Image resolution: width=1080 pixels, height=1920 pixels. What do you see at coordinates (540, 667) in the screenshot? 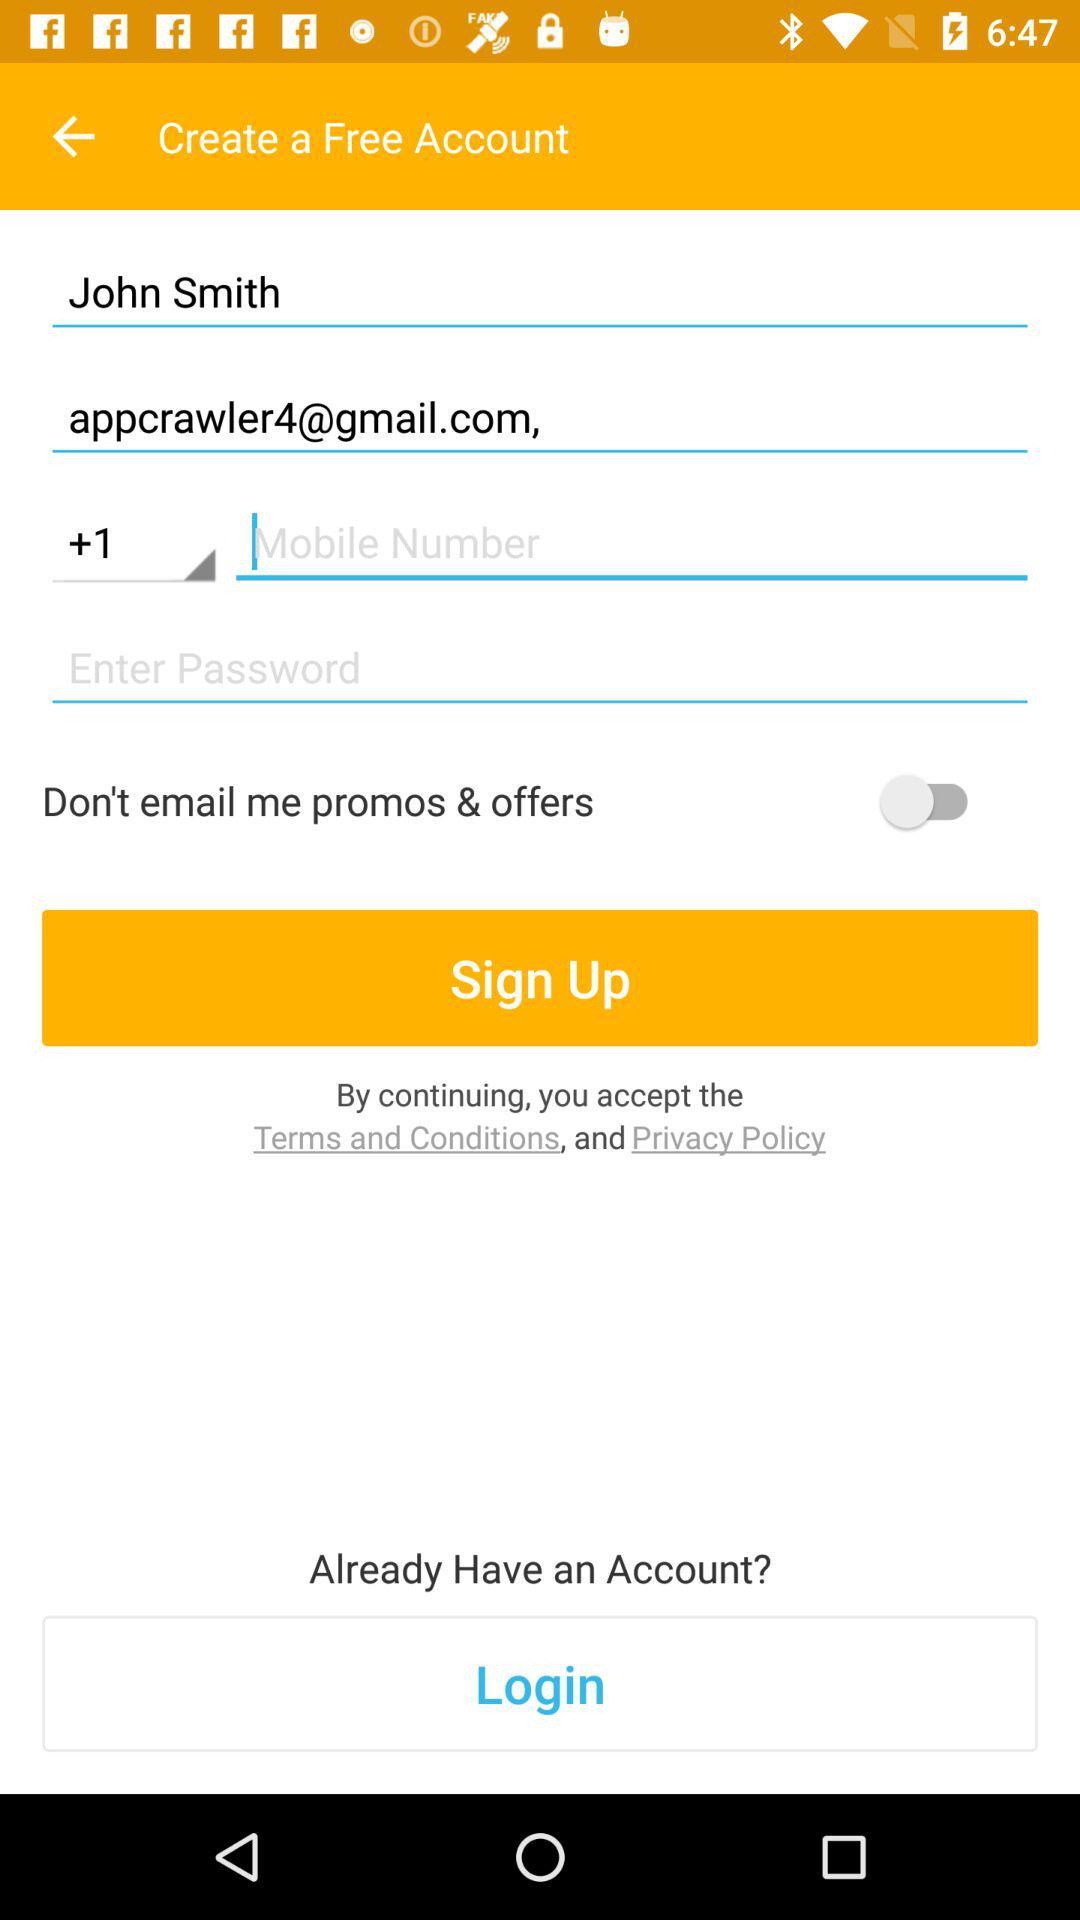
I see `password` at bounding box center [540, 667].